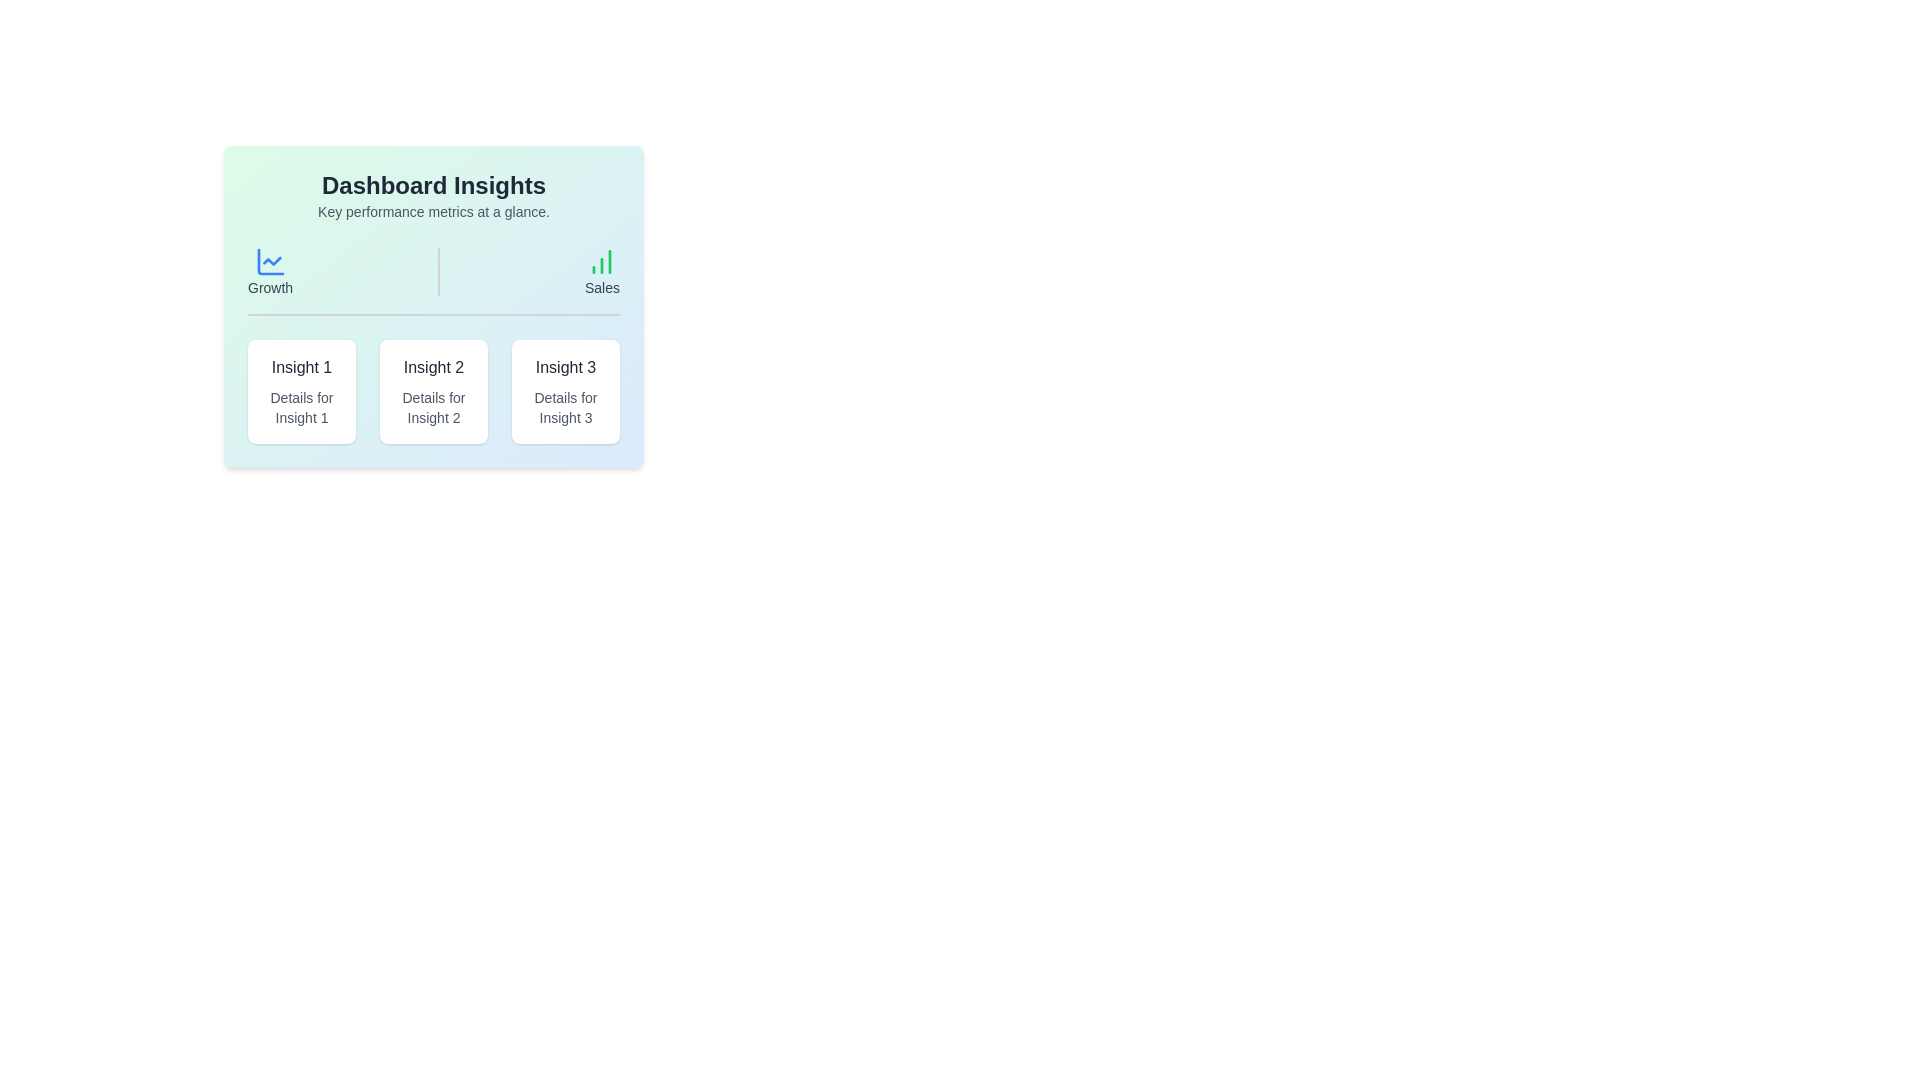  Describe the element at coordinates (301, 407) in the screenshot. I see `the Text label providing descriptive information related to the heading 'Insight 1' for inspection` at that location.